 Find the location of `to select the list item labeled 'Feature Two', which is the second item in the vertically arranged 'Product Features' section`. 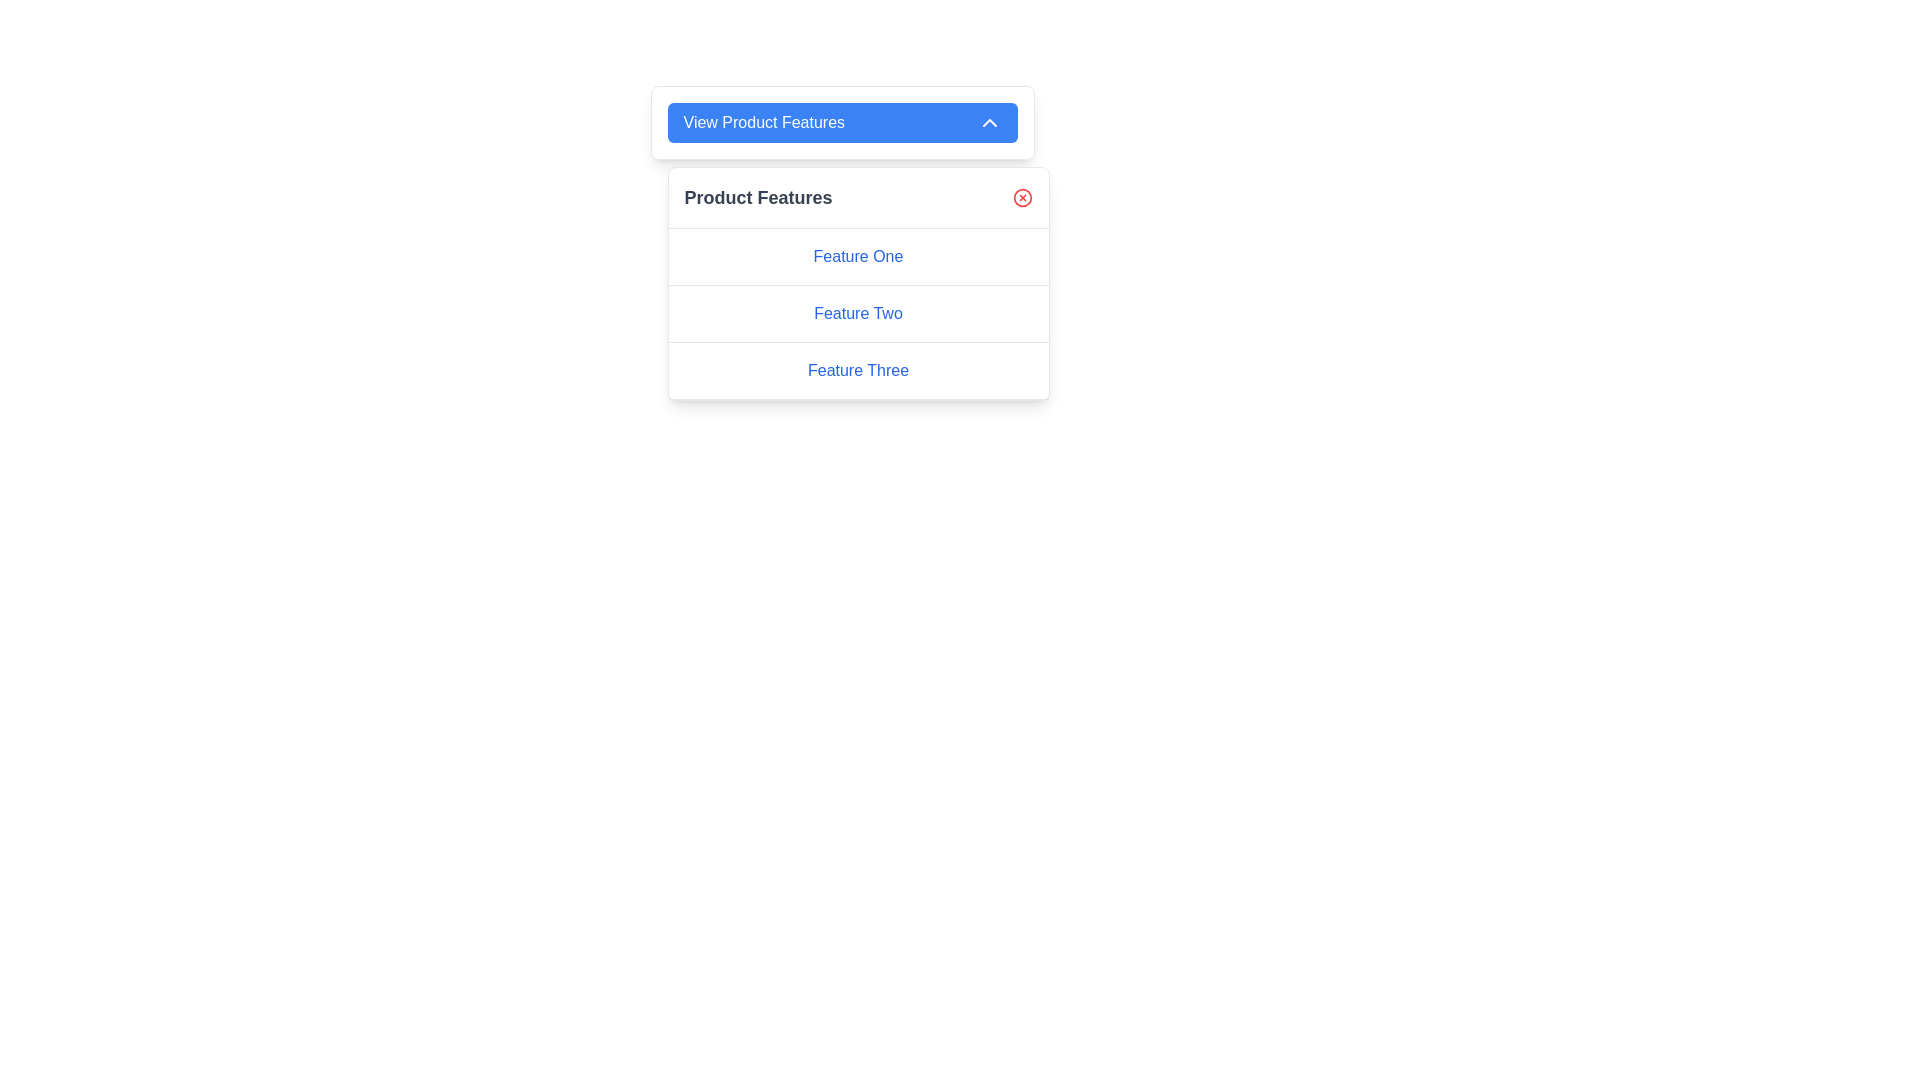

to select the list item labeled 'Feature Two', which is the second item in the vertically arranged 'Product Features' section is located at coordinates (858, 314).